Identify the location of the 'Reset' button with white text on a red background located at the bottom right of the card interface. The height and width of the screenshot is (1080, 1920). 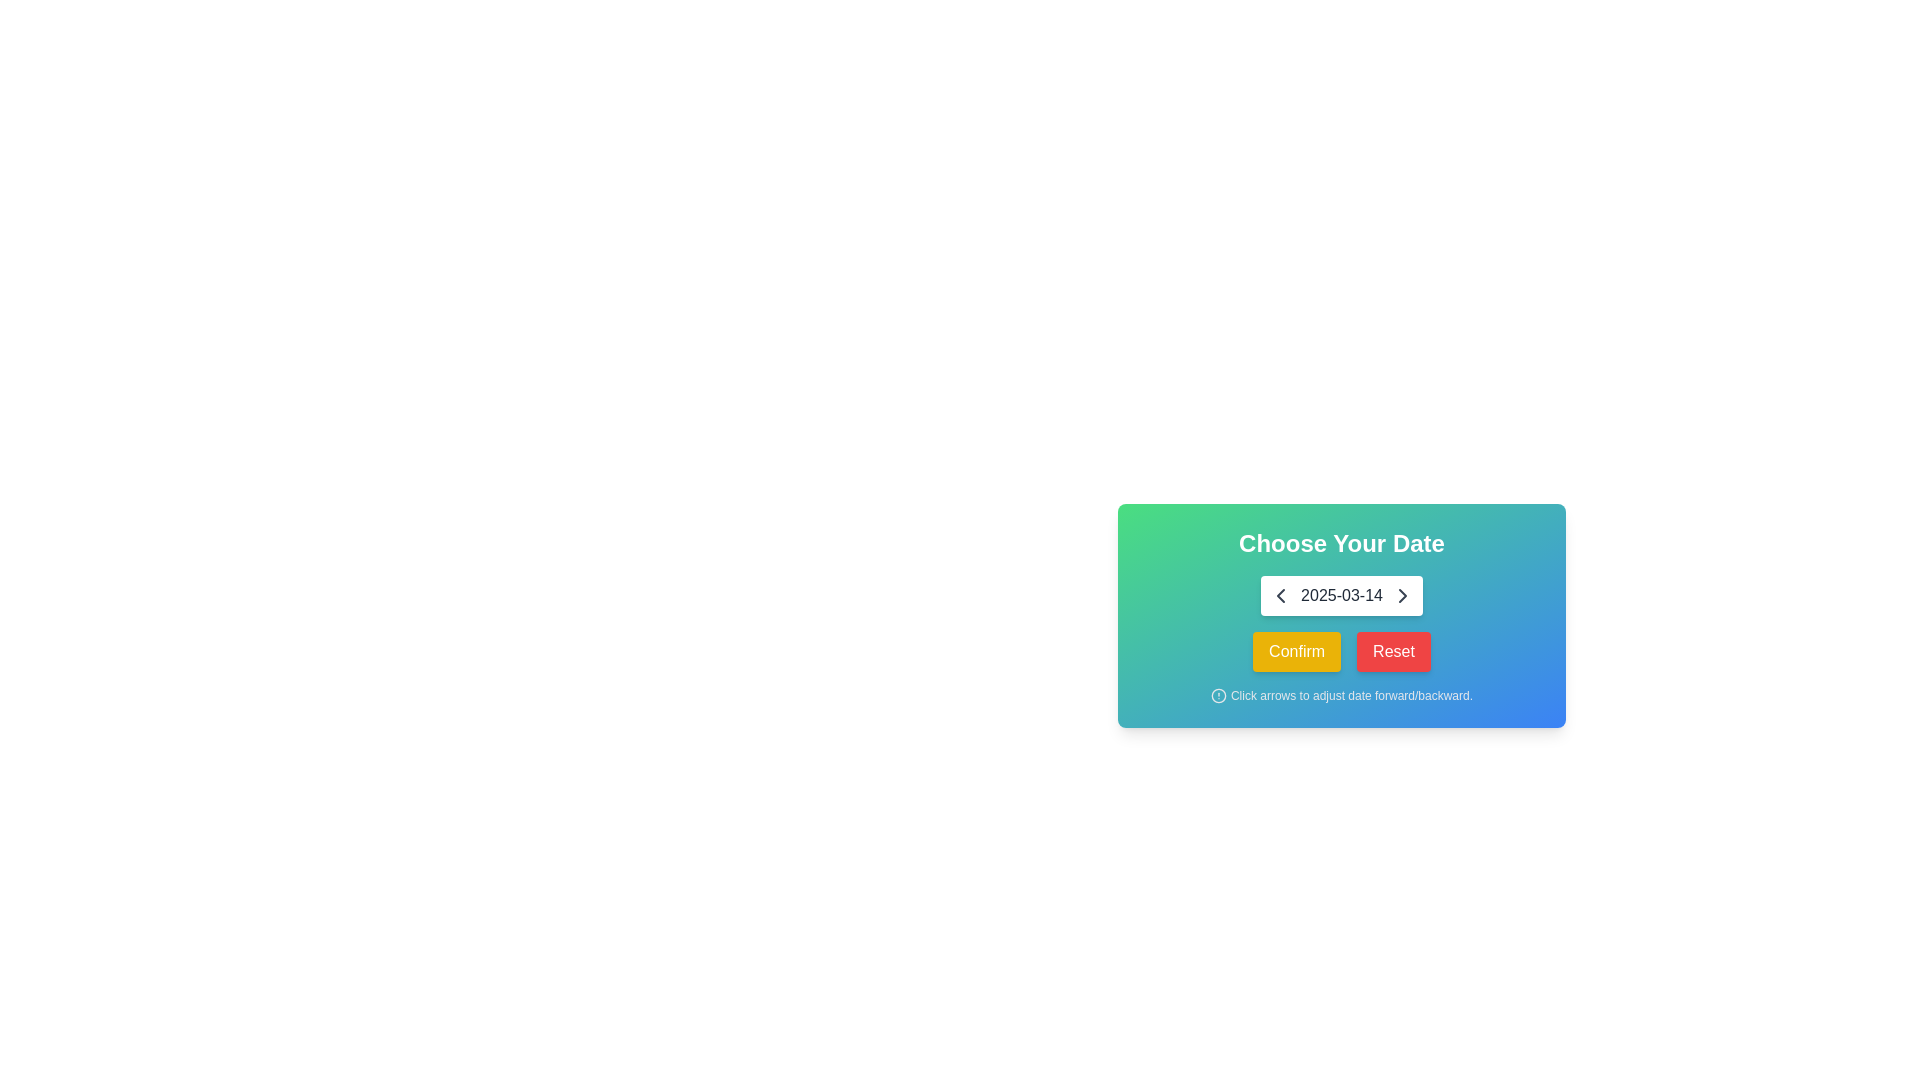
(1392, 651).